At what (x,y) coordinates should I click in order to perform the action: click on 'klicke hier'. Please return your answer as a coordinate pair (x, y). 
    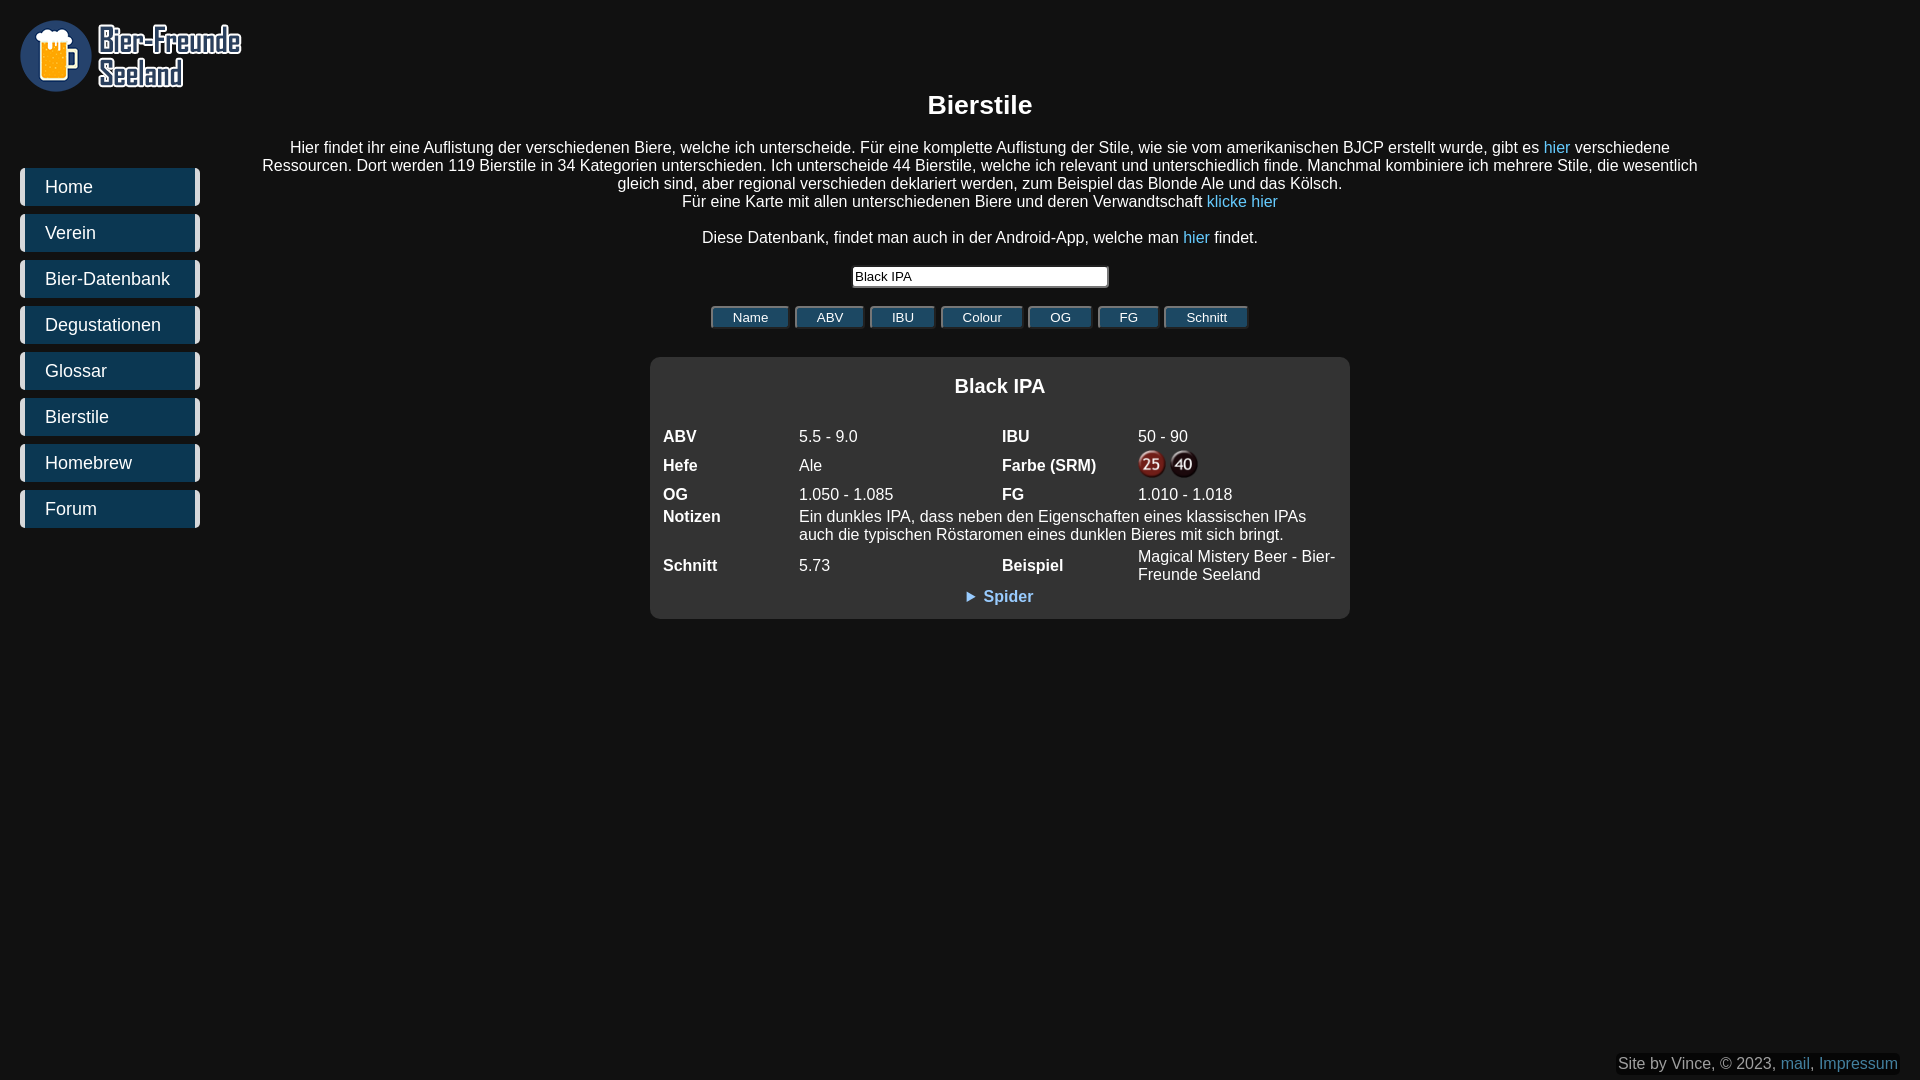
    Looking at the image, I should click on (1241, 201).